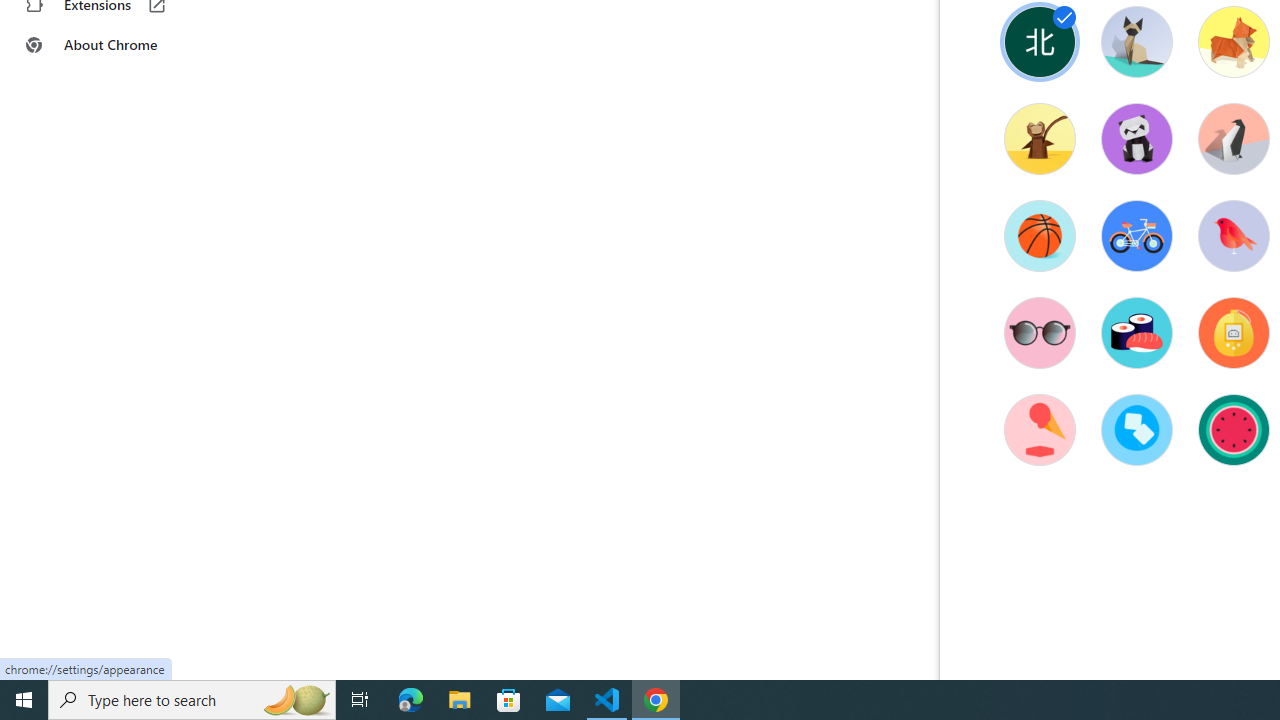 The width and height of the screenshot is (1280, 720). Describe the element at coordinates (123, 45) in the screenshot. I see `'About Chrome'` at that location.